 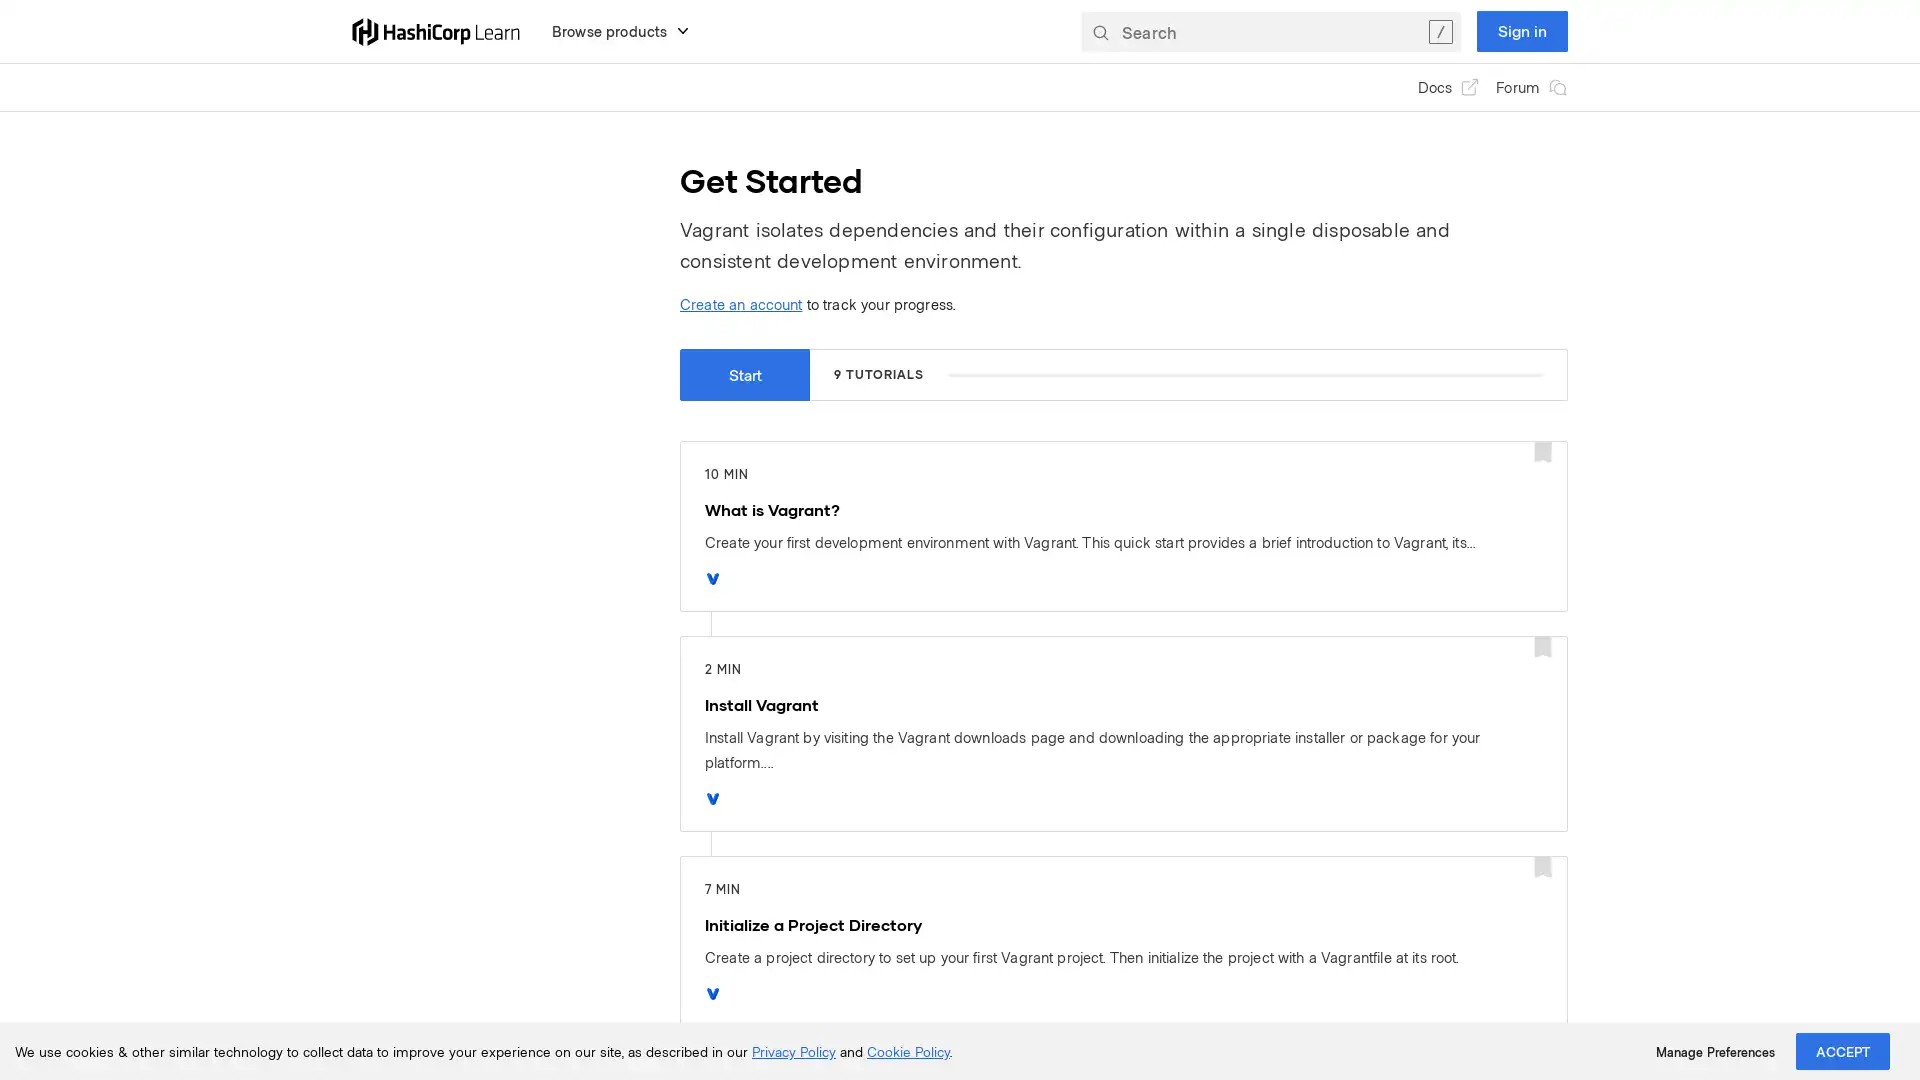 I want to click on Add bookmark for: Install and Specify a Box, so click(x=1541, y=1062).